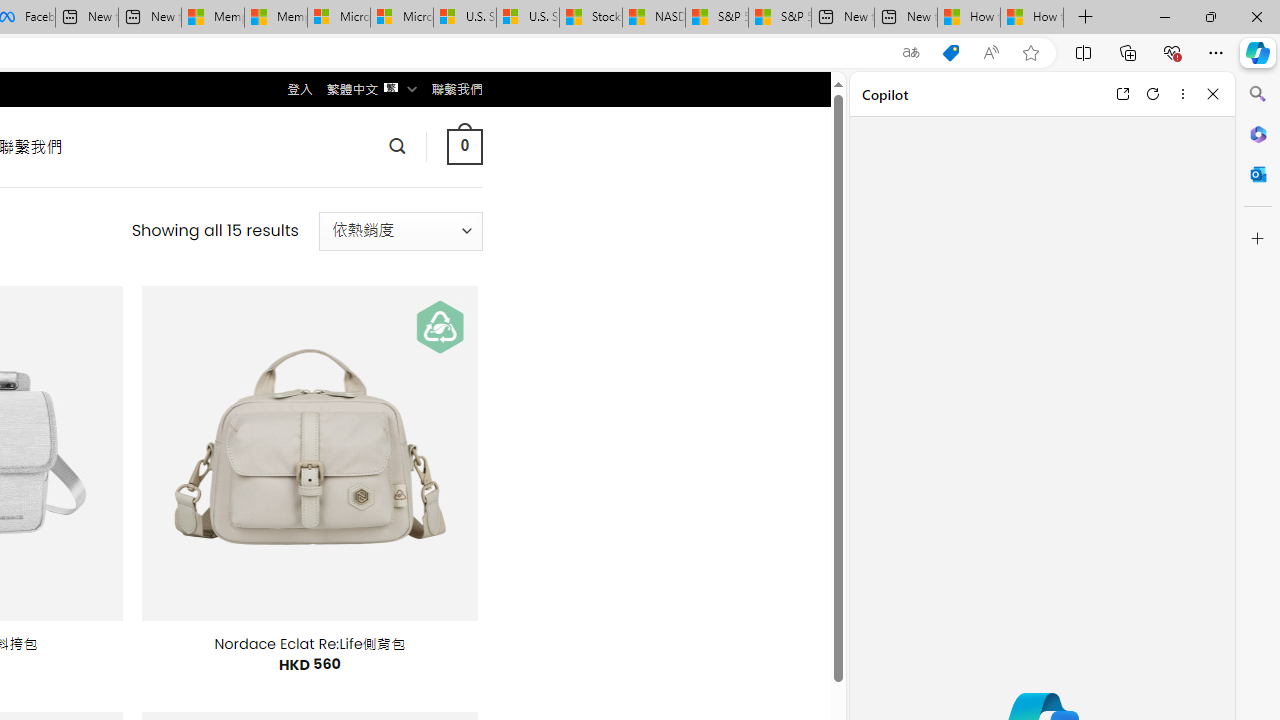 The height and width of the screenshot is (720, 1280). Describe the element at coordinates (909, 52) in the screenshot. I see `'Show translate options'` at that location.